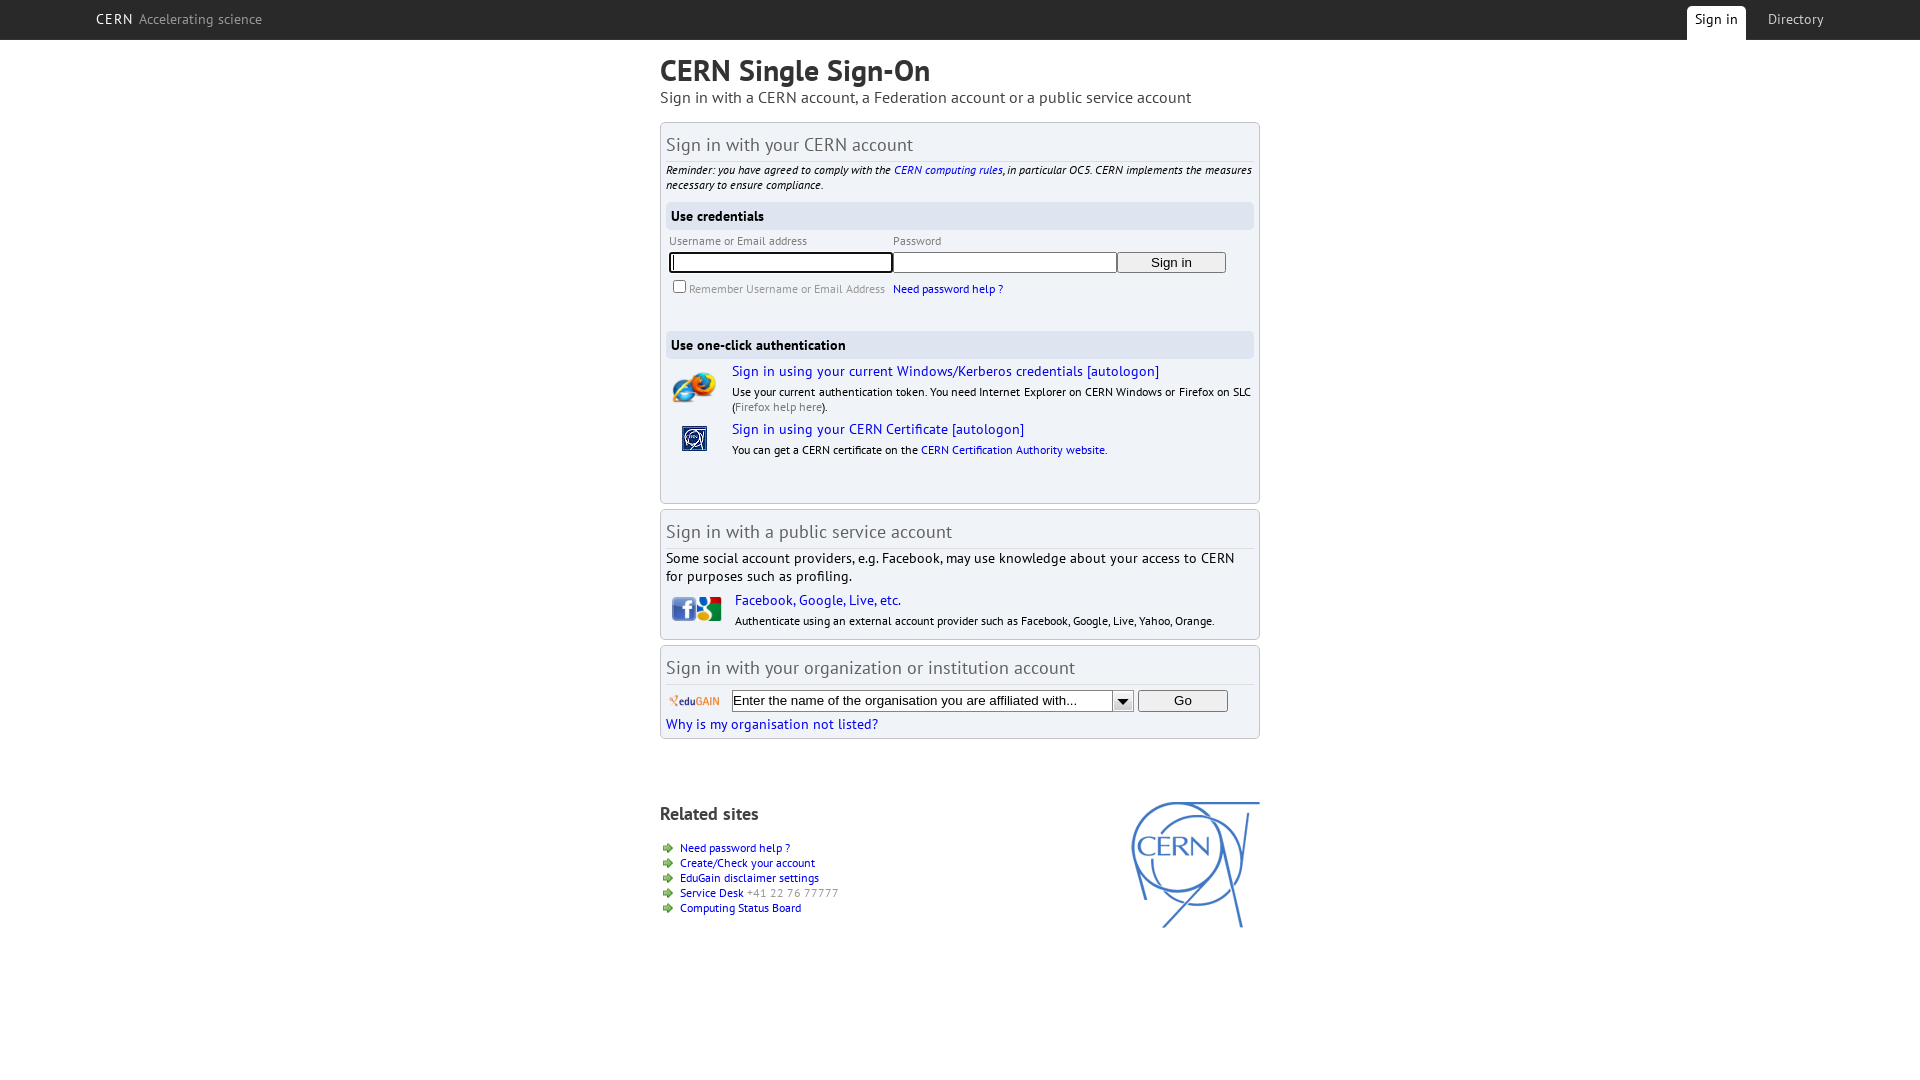  I want to click on 'Facebook, Google, Live, etc.', so click(817, 599).